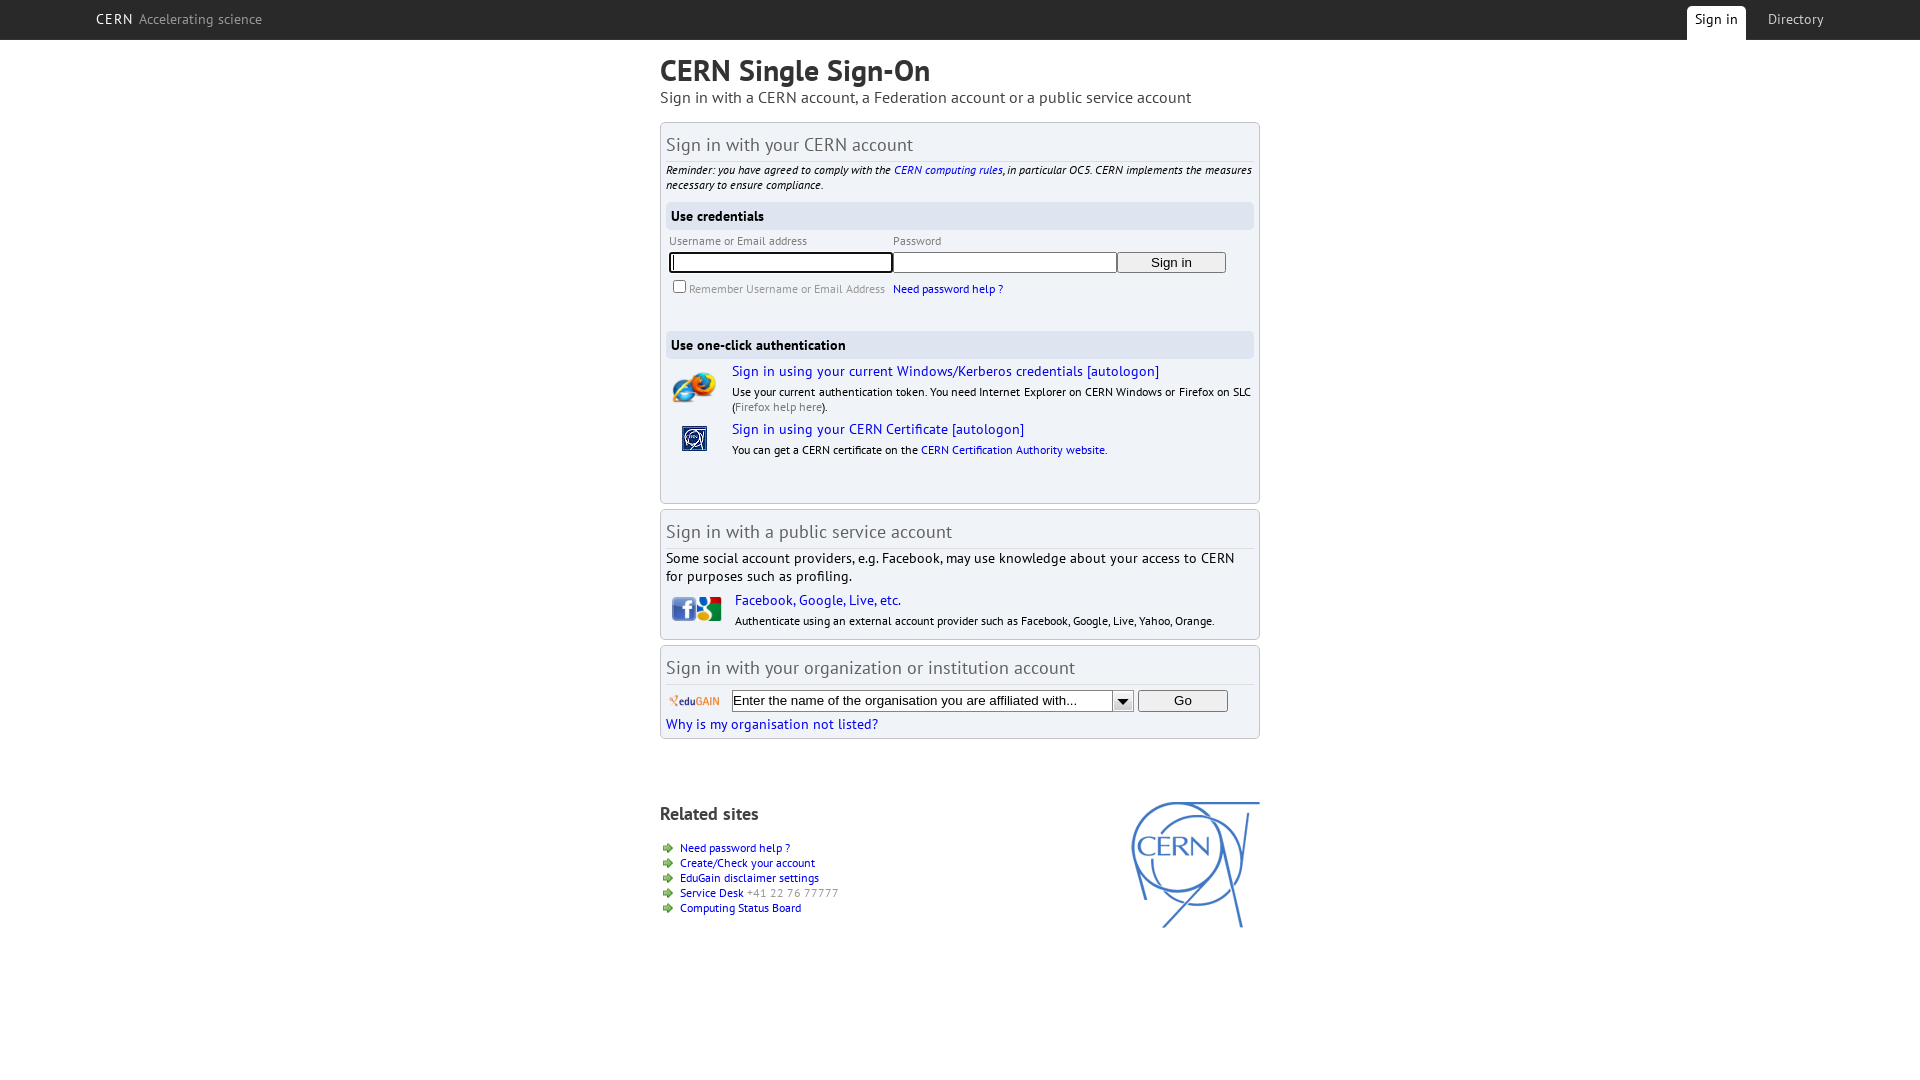  I want to click on 'Facebook, Google, Live, etc.', so click(817, 599).